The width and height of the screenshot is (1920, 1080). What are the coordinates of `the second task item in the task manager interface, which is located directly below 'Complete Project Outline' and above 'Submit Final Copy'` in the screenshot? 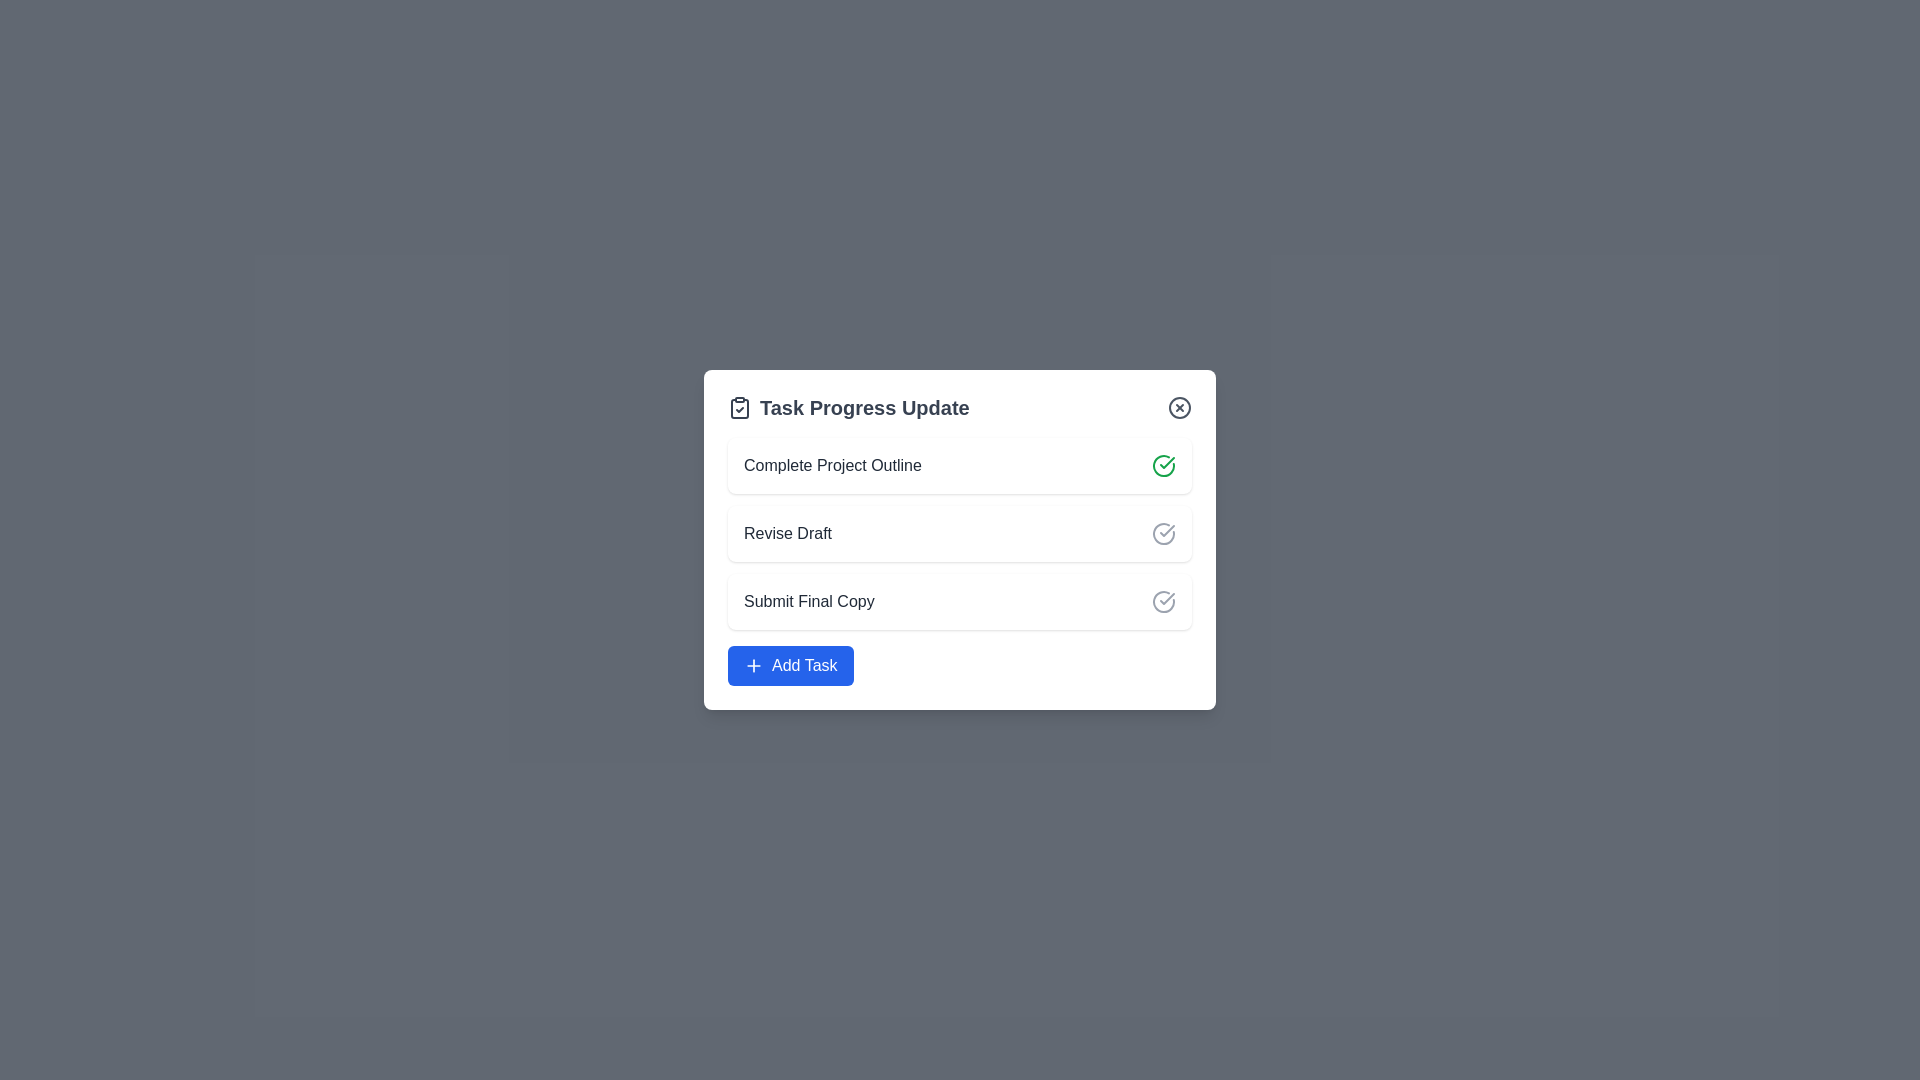 It's located at (960, 532).